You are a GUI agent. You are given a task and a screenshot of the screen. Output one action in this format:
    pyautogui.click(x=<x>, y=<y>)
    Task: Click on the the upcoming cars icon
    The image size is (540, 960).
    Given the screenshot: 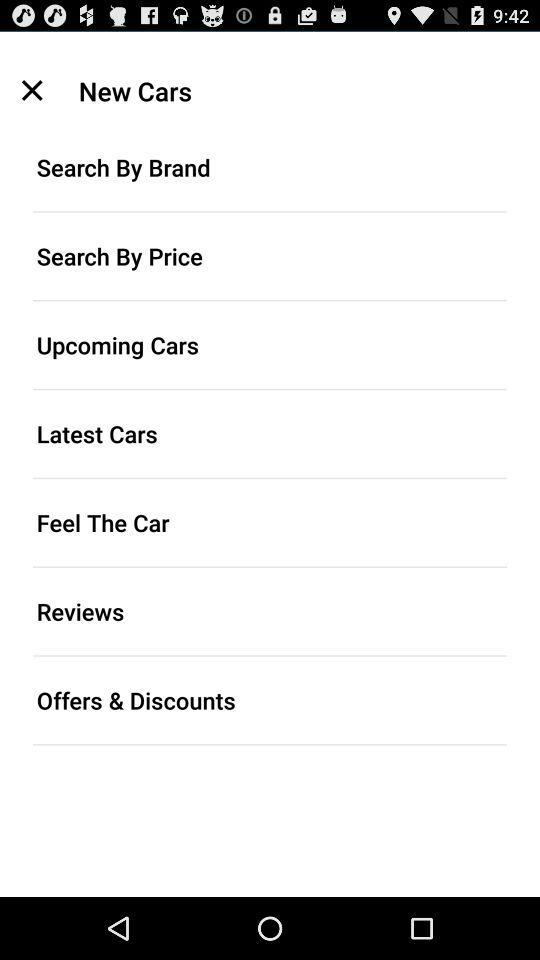 What is the action you would take?
    pyautogui.click(x=270, y=344)
    